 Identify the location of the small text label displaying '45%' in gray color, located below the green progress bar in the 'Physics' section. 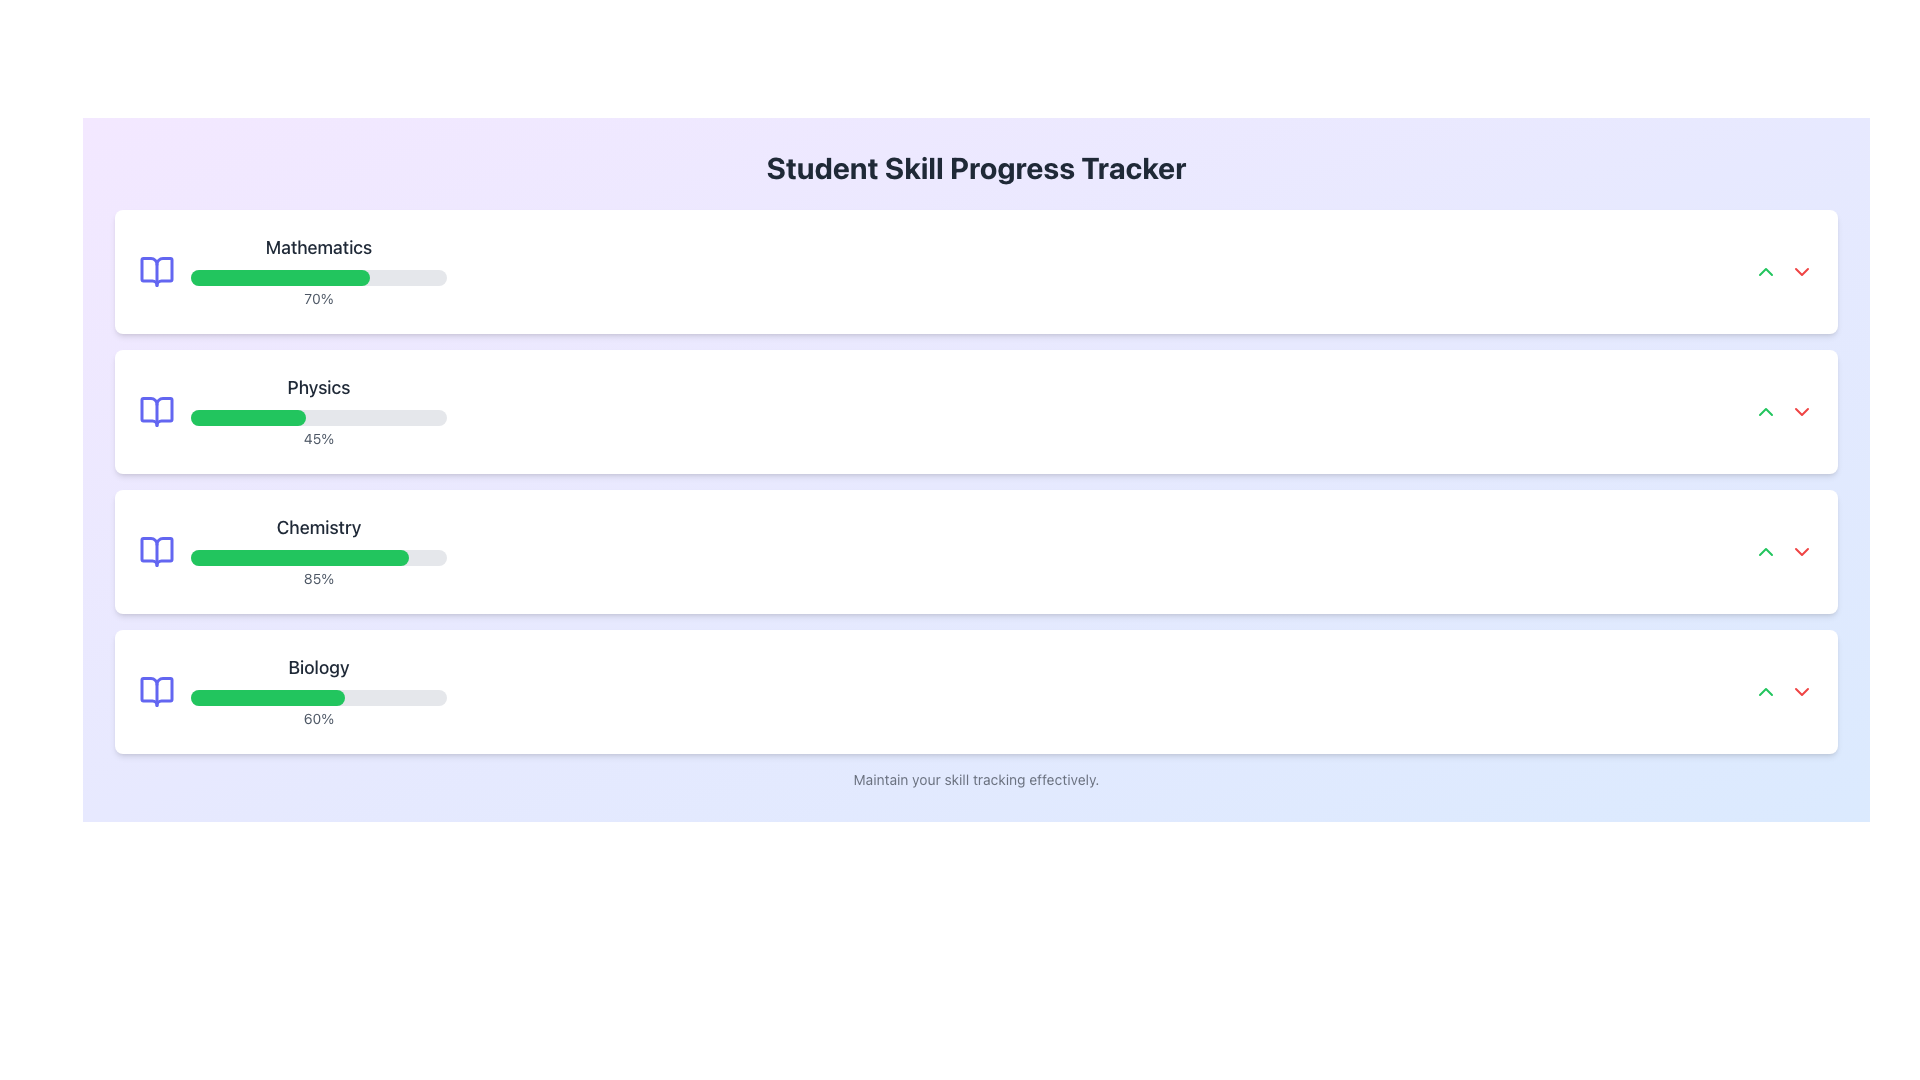
(317, 437).